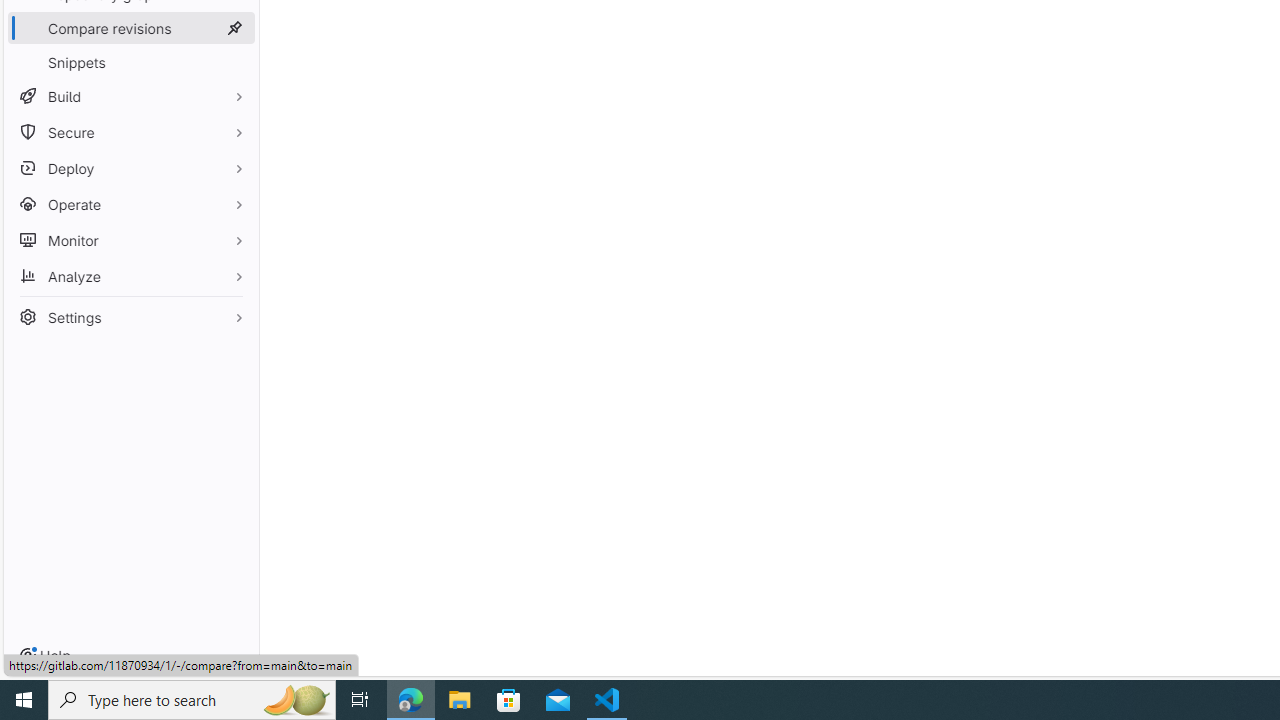 The height and width of the screenshot is (720, 1280). I want to click on 'Operate', so click(130, 204).